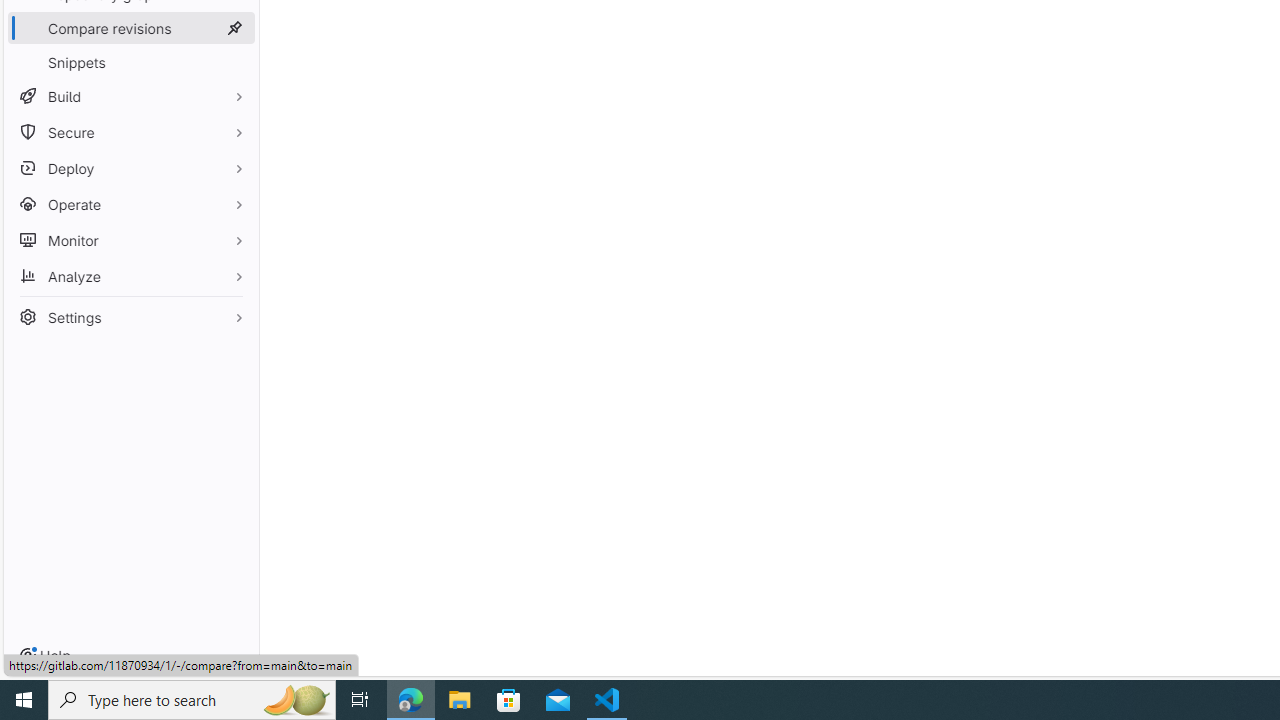 The height and width of the screenshot is (720, 1280). I want to click on 'Operate', so click(130, 204).